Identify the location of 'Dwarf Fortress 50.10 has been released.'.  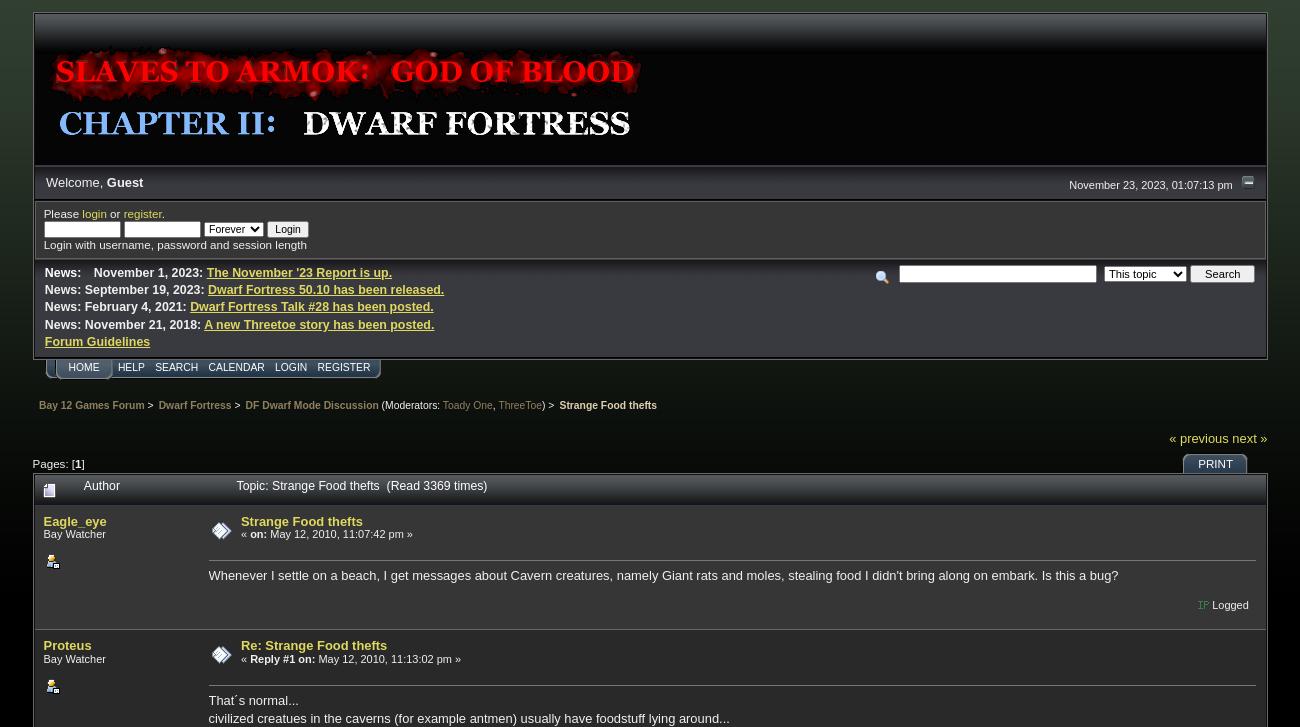
(325, 290).